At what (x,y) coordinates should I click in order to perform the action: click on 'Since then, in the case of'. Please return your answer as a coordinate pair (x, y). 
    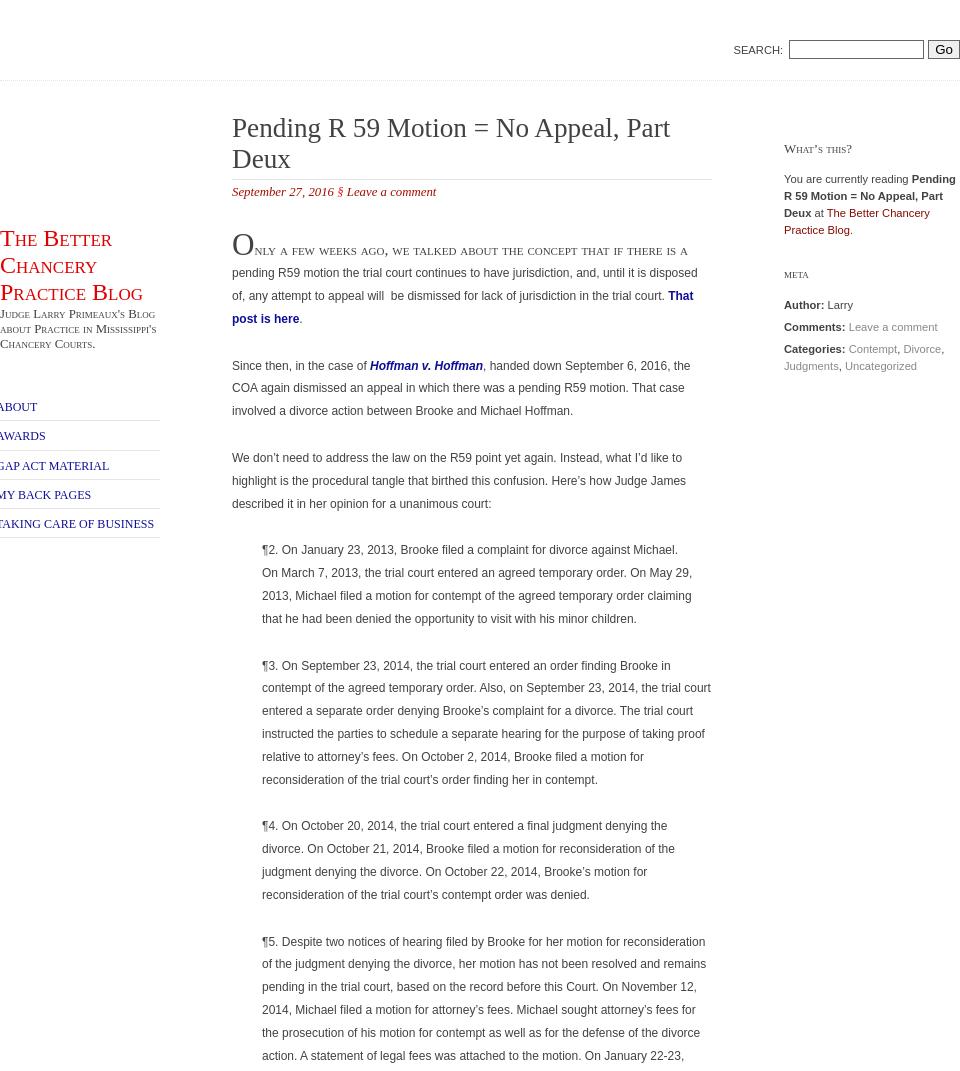
    Looking at the image, I should click on (299, 363).